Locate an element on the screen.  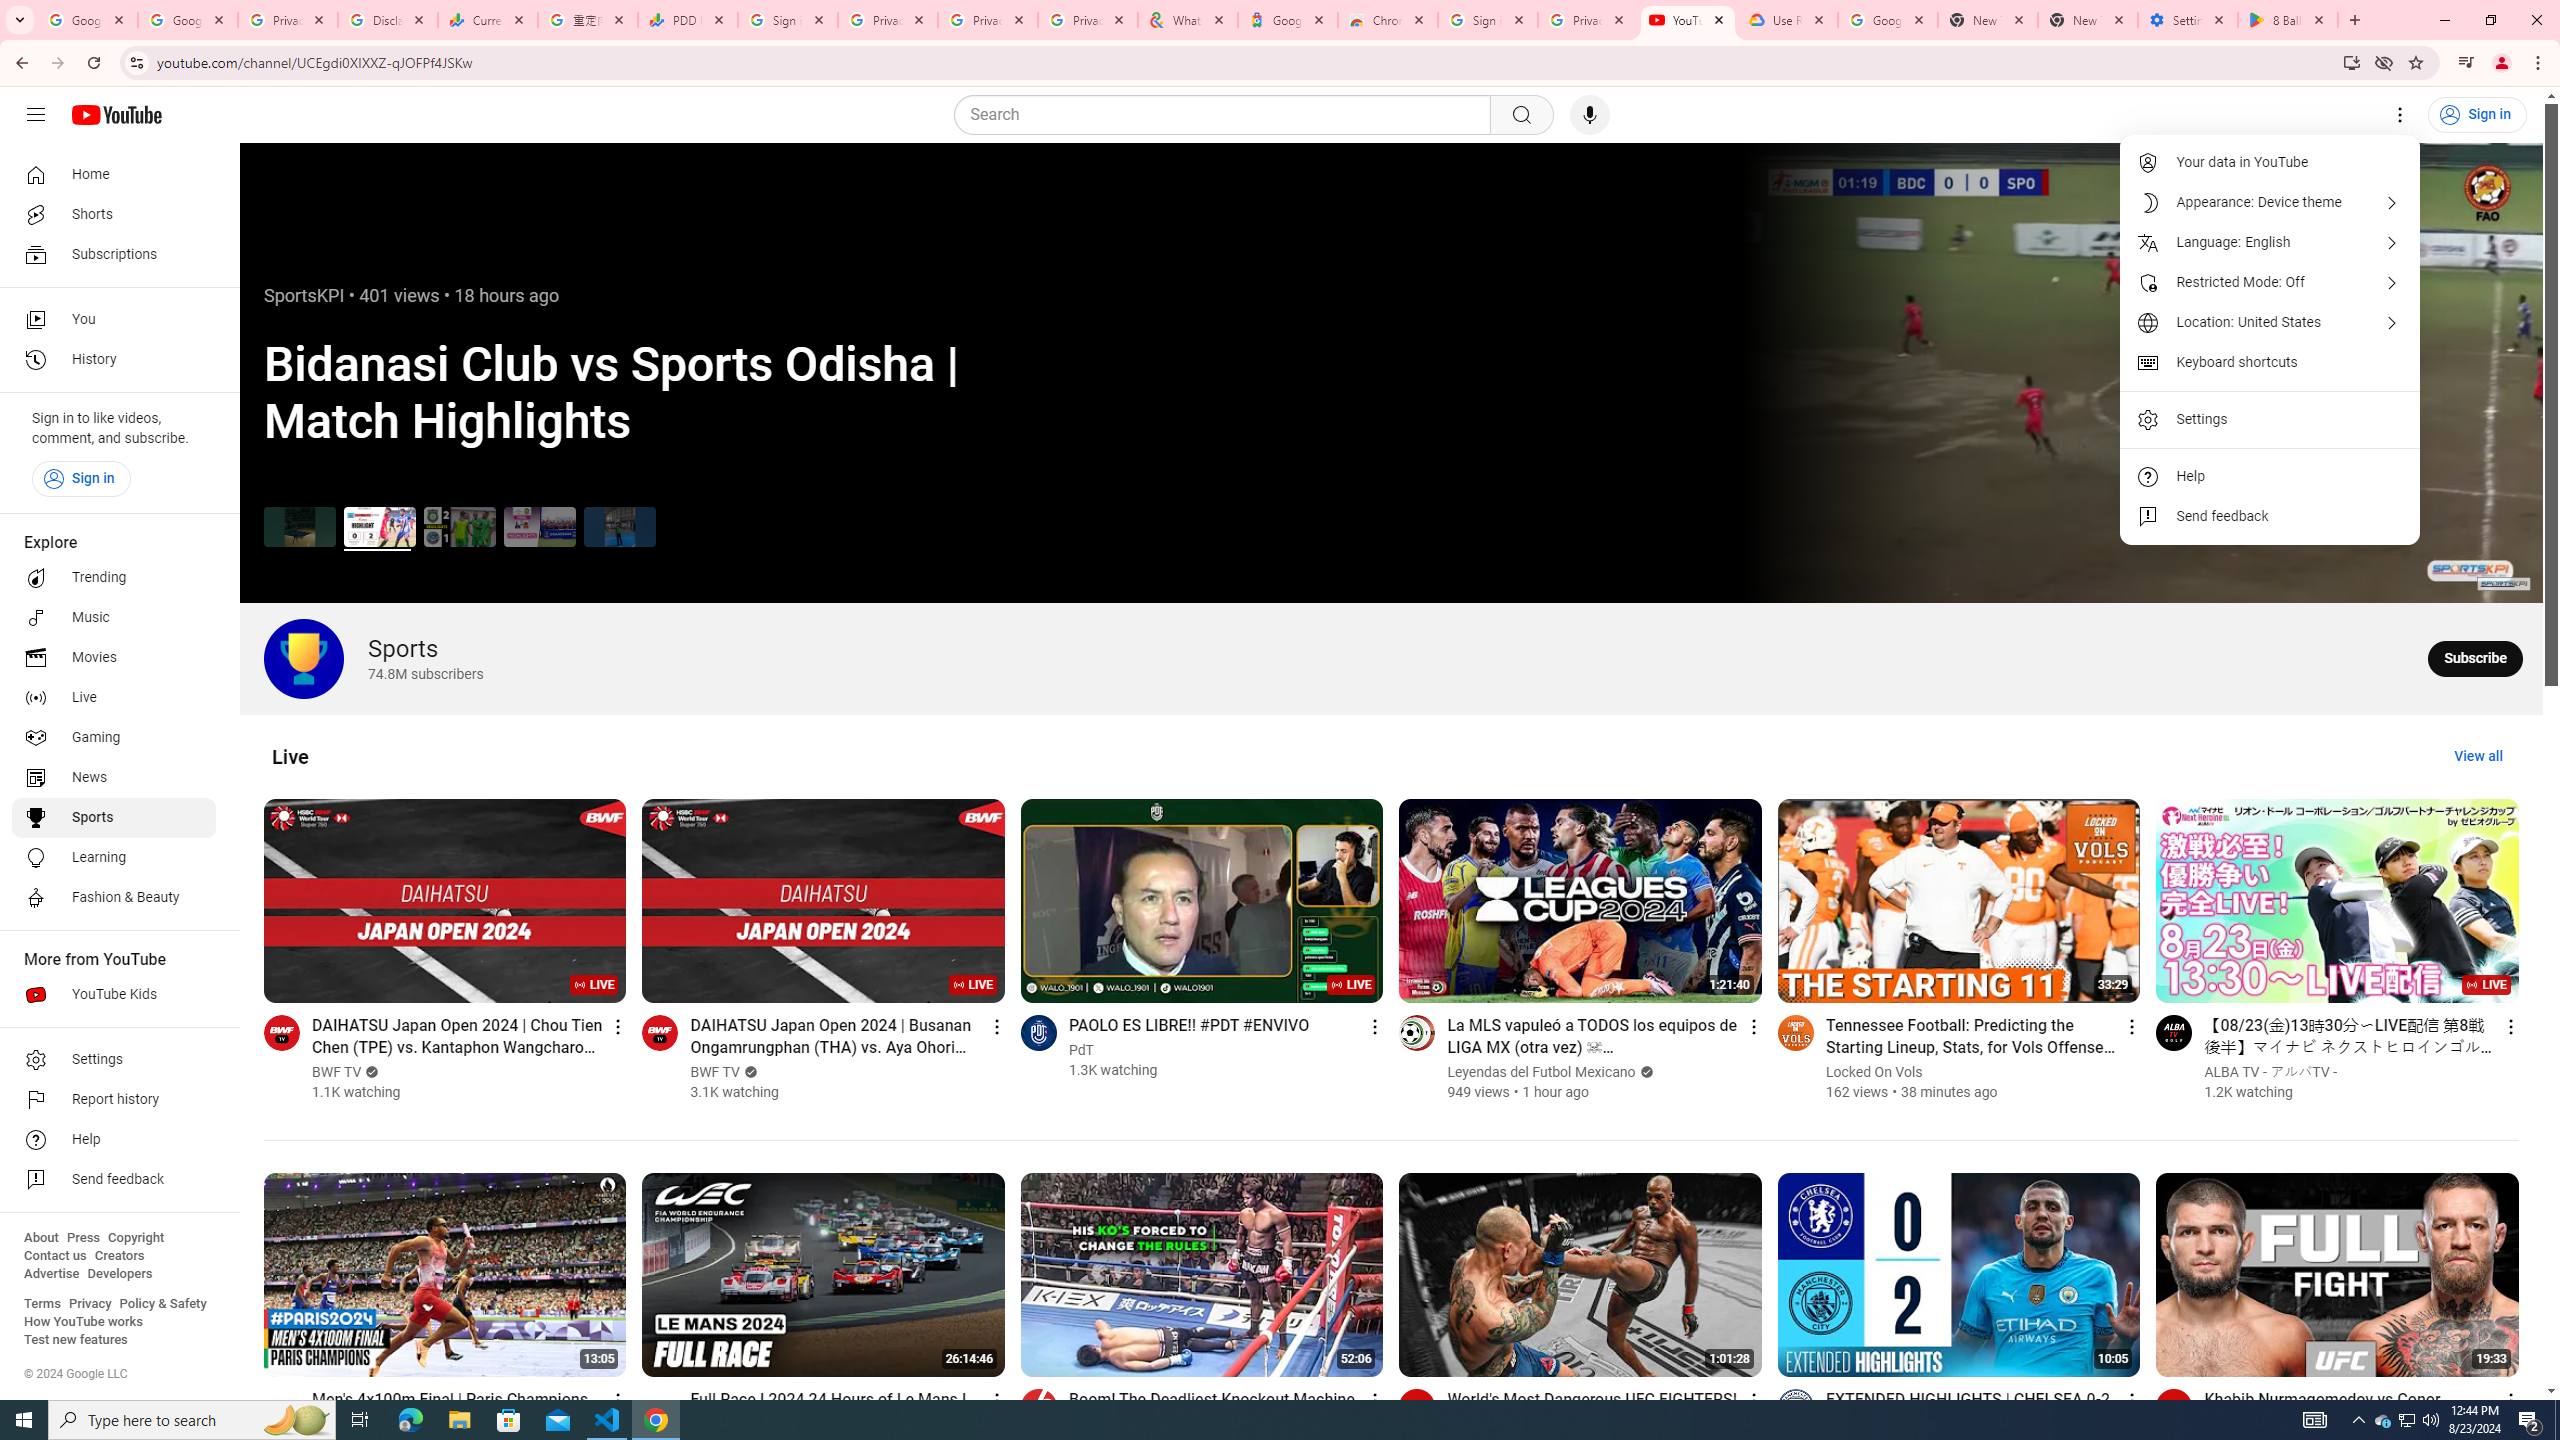
'Report history' is located at coordinates (113, 1099).